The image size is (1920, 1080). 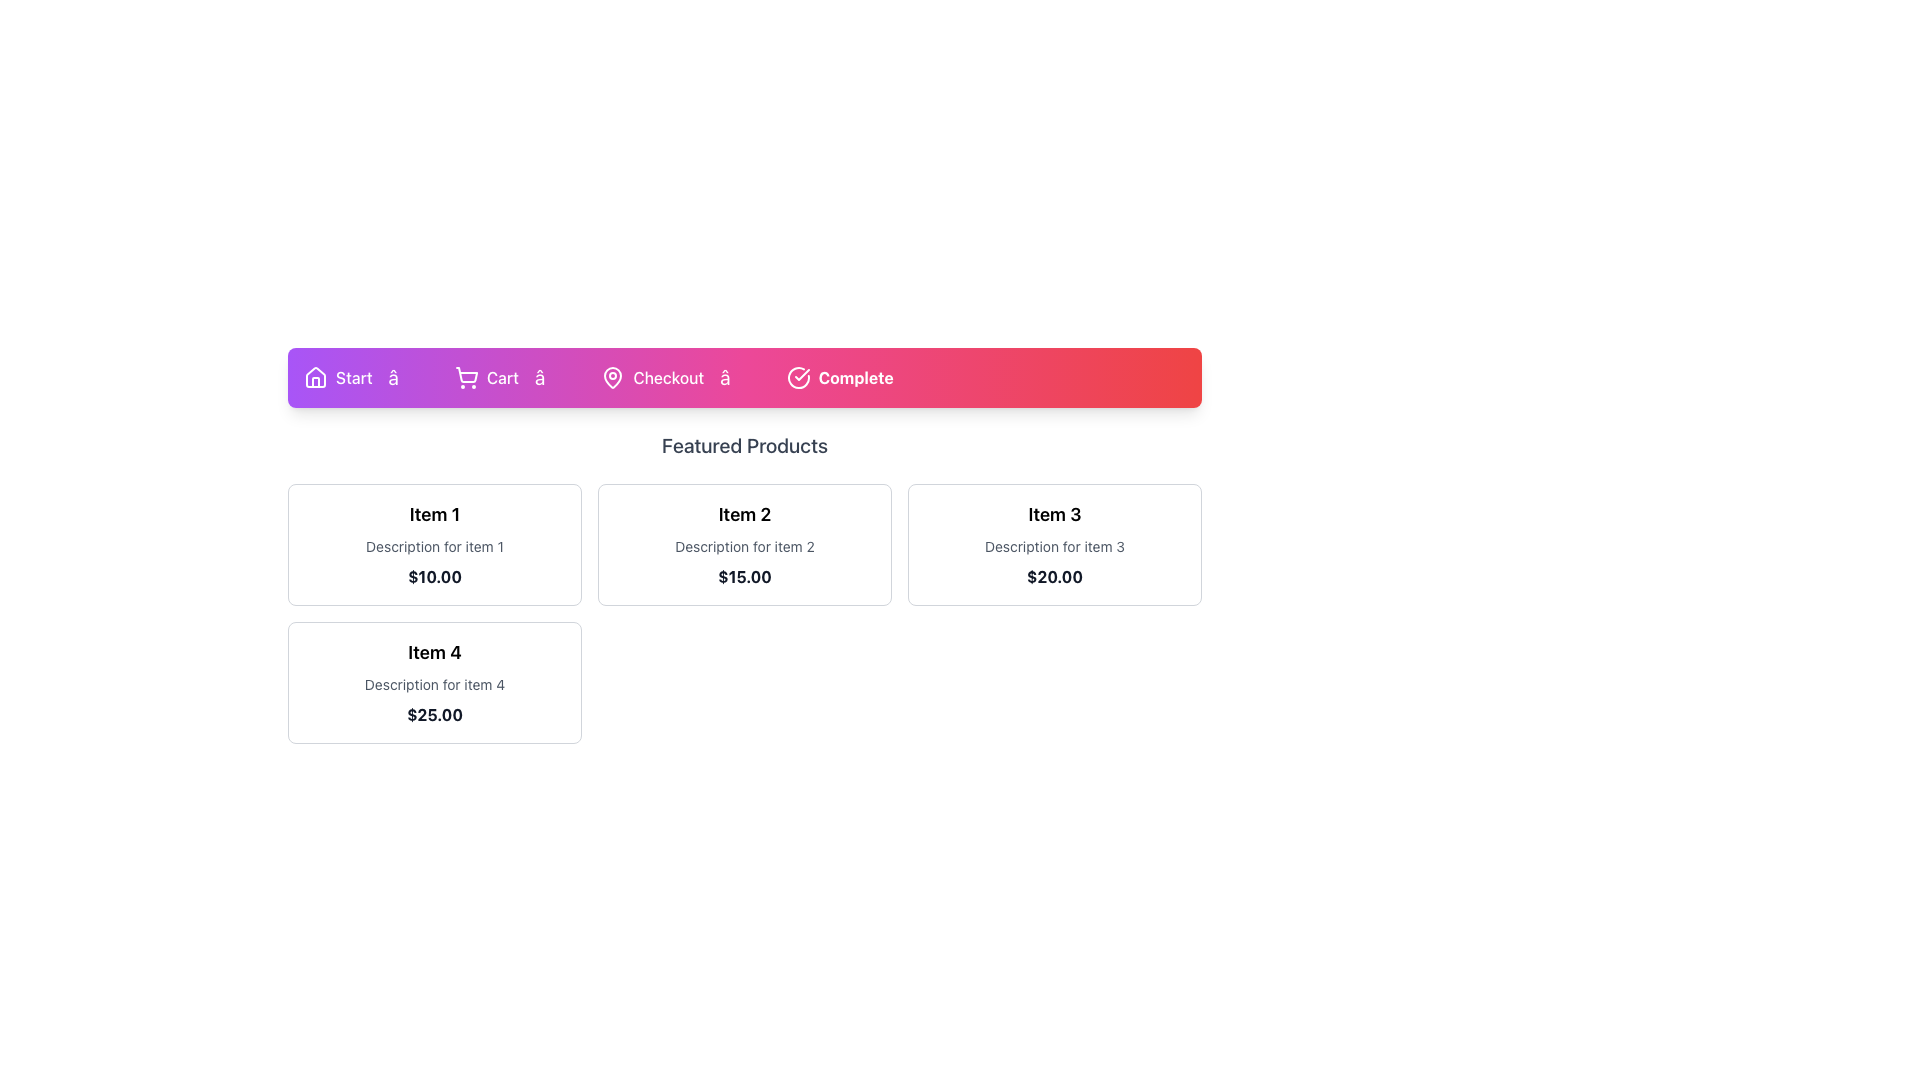 What do you see at coordinates (1054, 577) in the screenshot?
I see `the text label displaying the static content '$20.00' which is located under 'Description for item 3' in the Item 3 card` at bounding box center [1054, 577].